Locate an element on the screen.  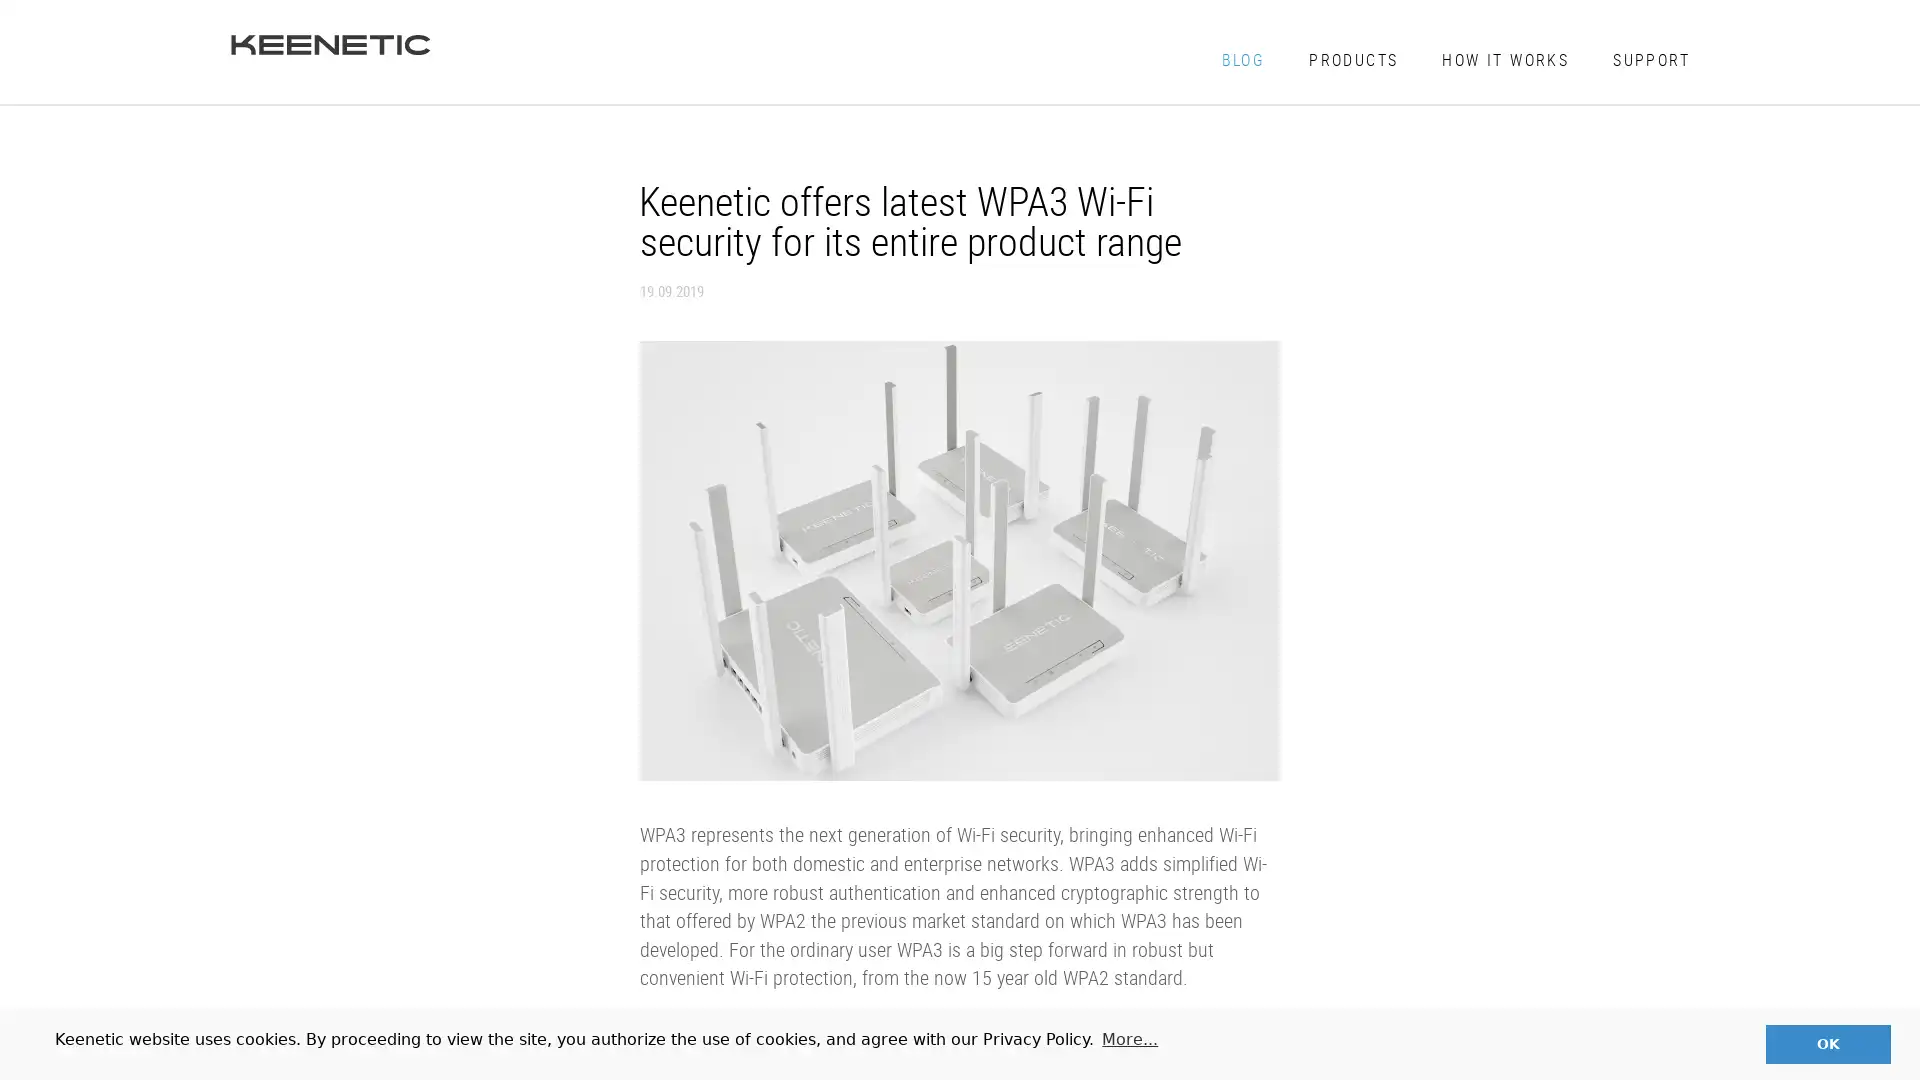
dismiss cookie message is located at coordinates (1828, 1043).